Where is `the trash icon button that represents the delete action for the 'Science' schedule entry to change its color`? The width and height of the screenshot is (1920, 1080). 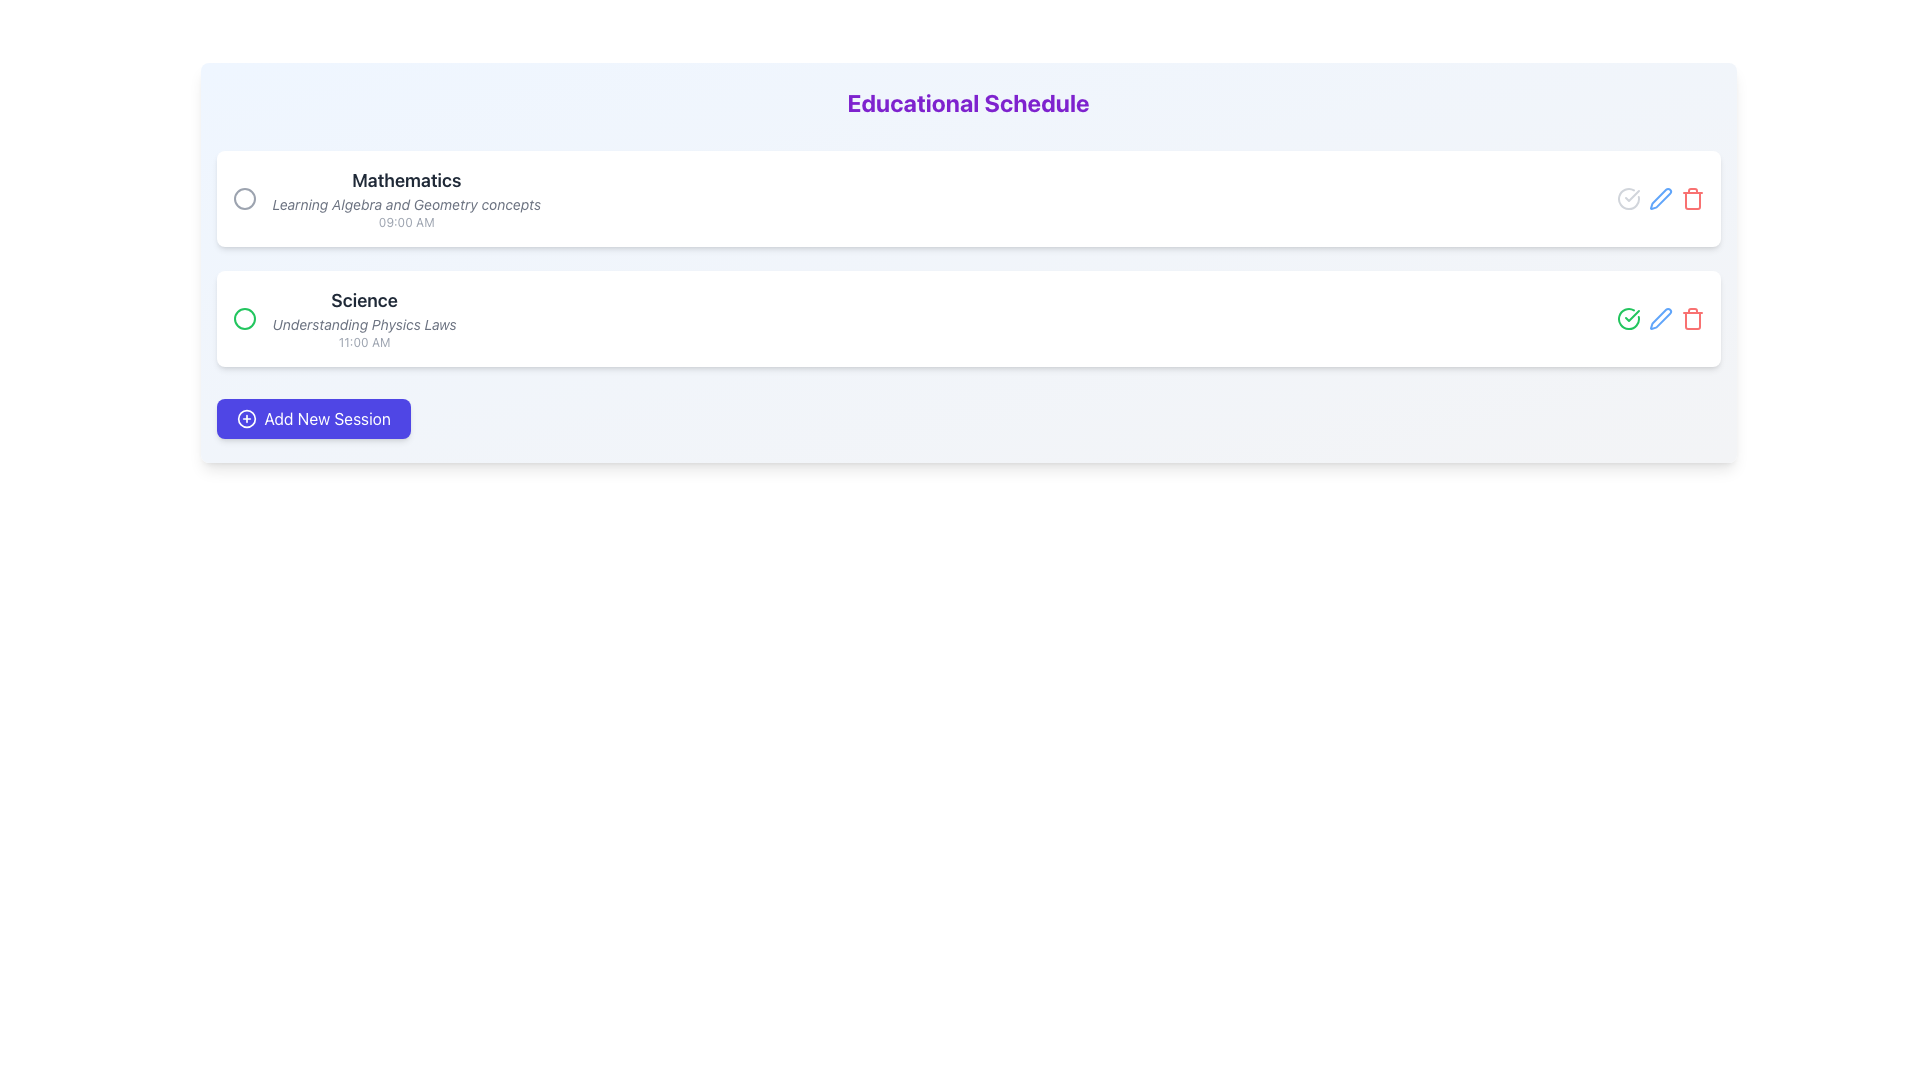
the trash icon button that represents the delete action for the 'Science' schedule entry to change its color is located at coordinates (1691, 318).